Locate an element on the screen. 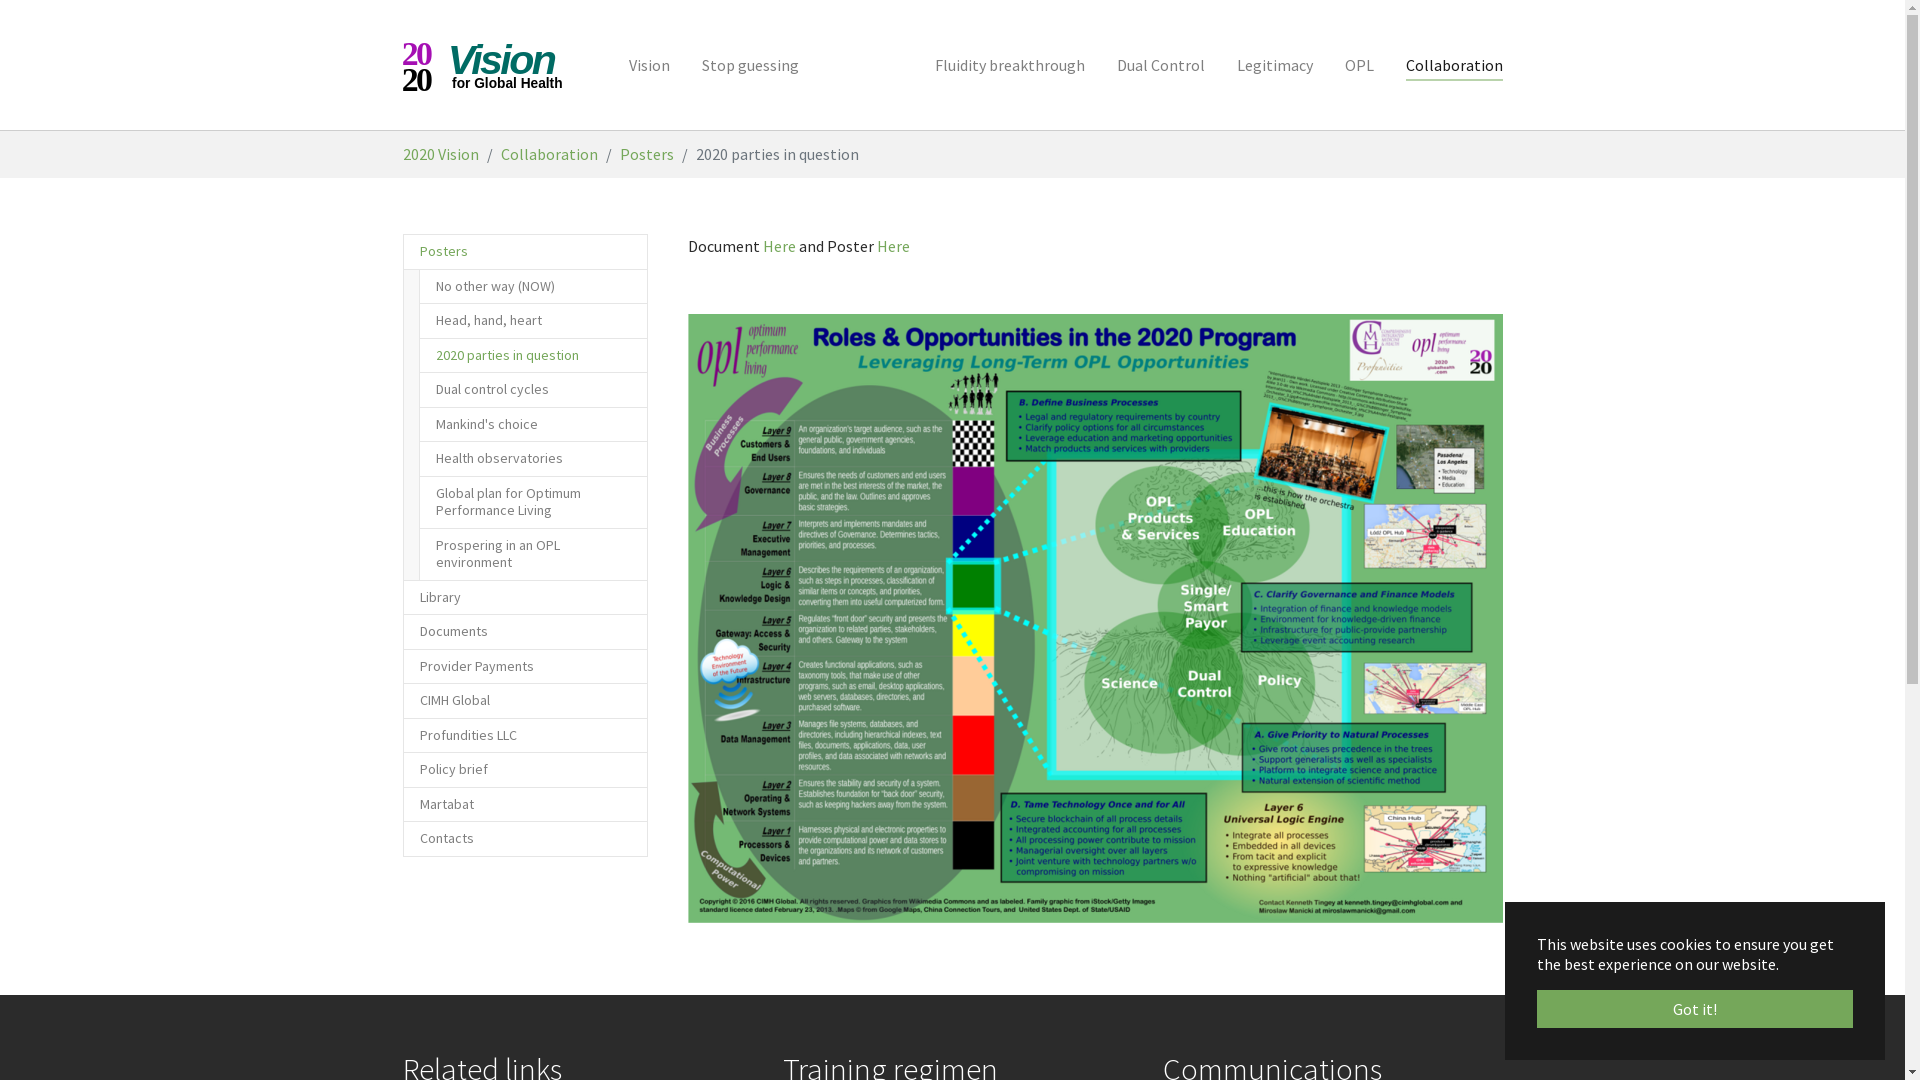 This screenshot has width=1920, height=1080. '2020 parties in question is located at coordinates (532, 354).